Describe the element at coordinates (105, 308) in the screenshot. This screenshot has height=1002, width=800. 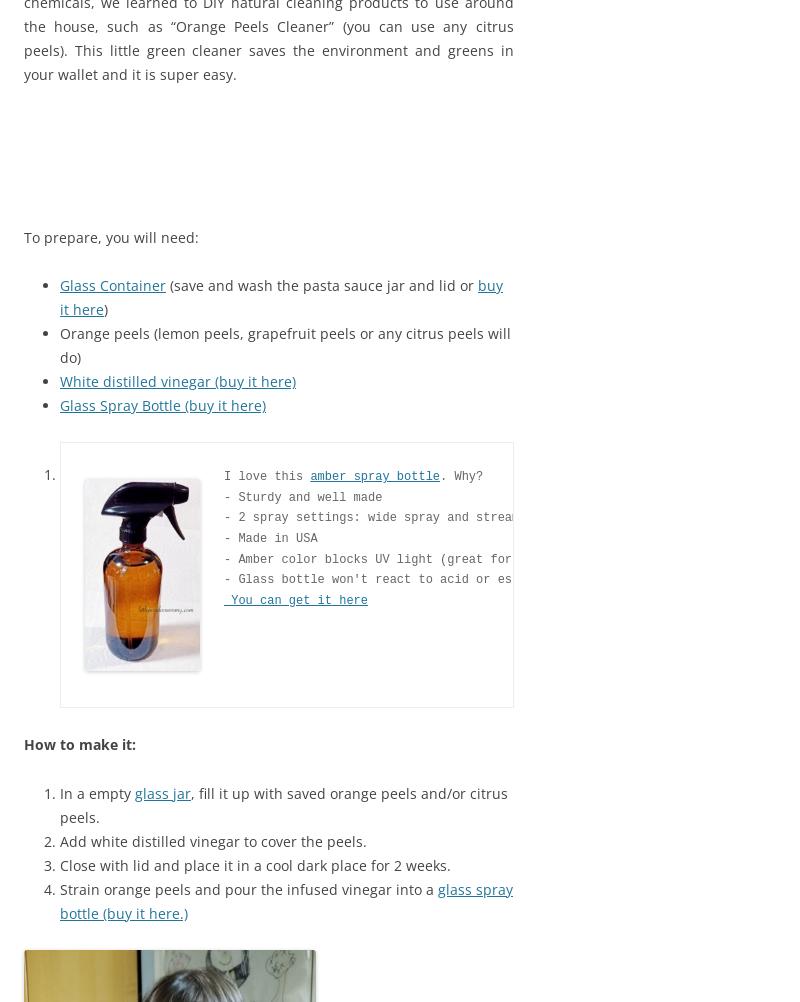
I see `')'` at that location.